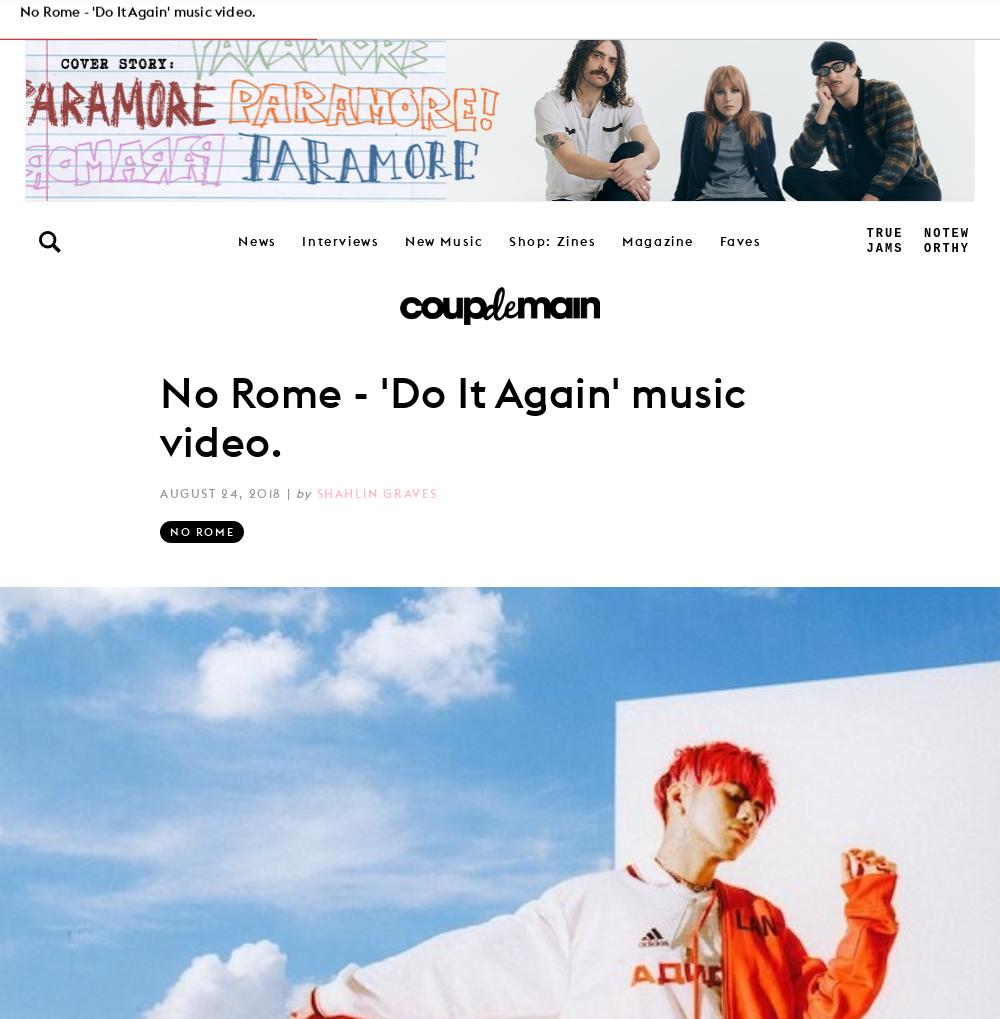  What do you see at coordinates (739, 239) in the screenshot?
I see `'Faves'` at bounding box center [739, 239].